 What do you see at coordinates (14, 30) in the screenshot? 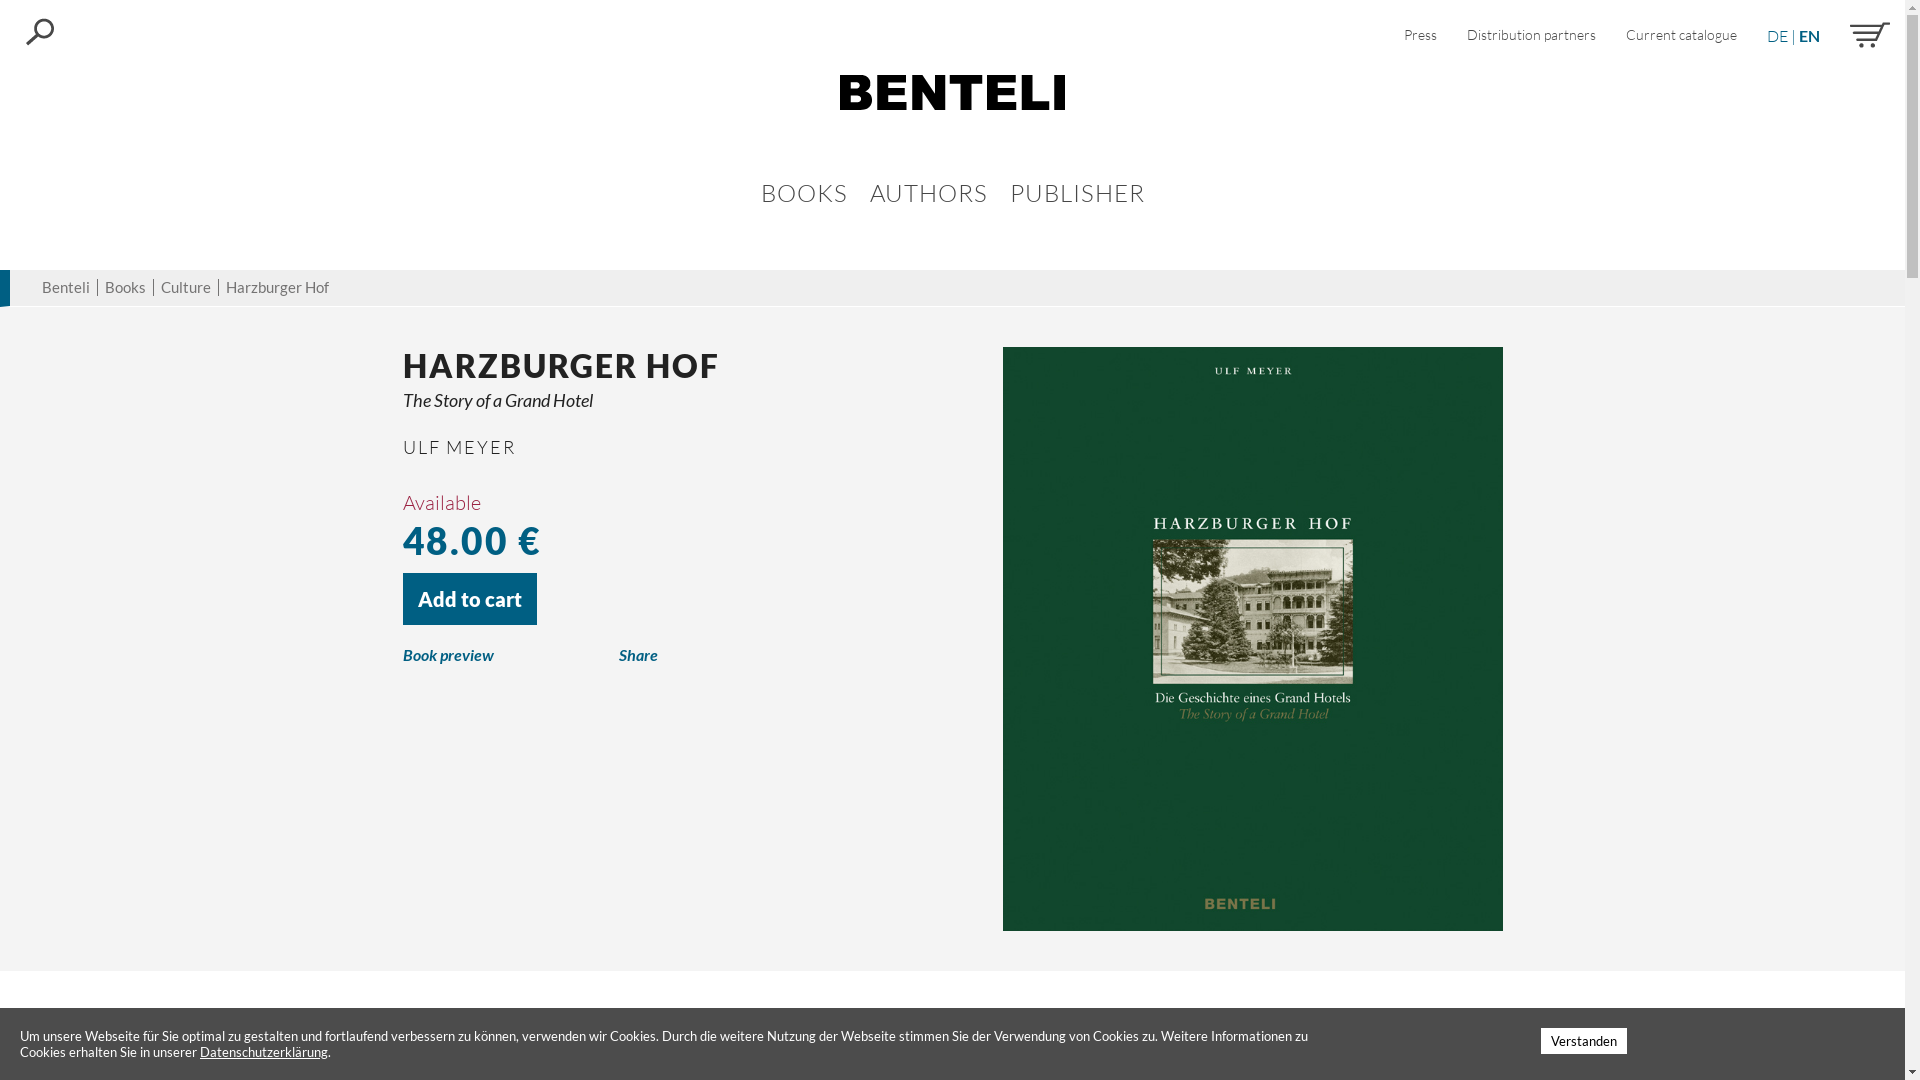
I see `'Search'` at bounding box center [14, 30].